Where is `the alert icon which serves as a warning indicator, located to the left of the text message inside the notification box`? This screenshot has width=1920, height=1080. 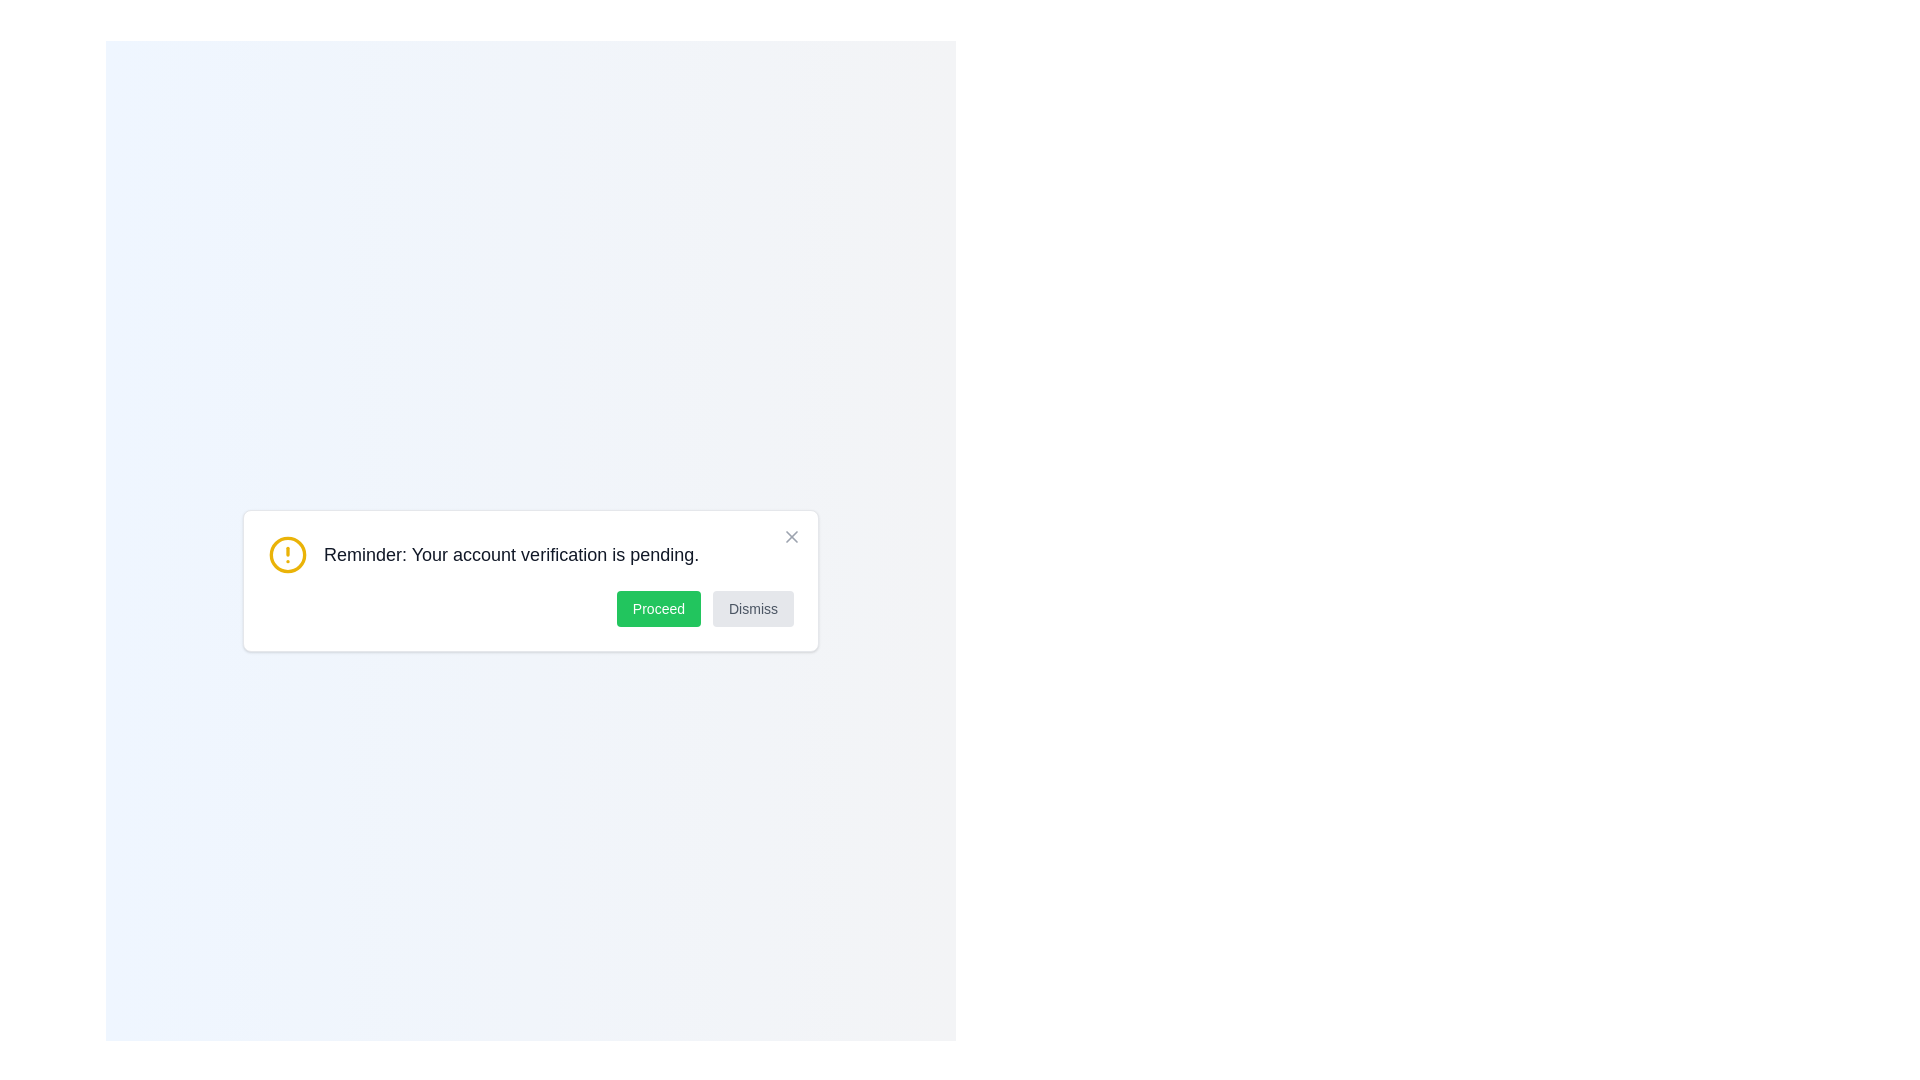
the alert icon which serves as a warning indicator, located to the left of the text message inside the notification box is located at coordinates (287, 555).